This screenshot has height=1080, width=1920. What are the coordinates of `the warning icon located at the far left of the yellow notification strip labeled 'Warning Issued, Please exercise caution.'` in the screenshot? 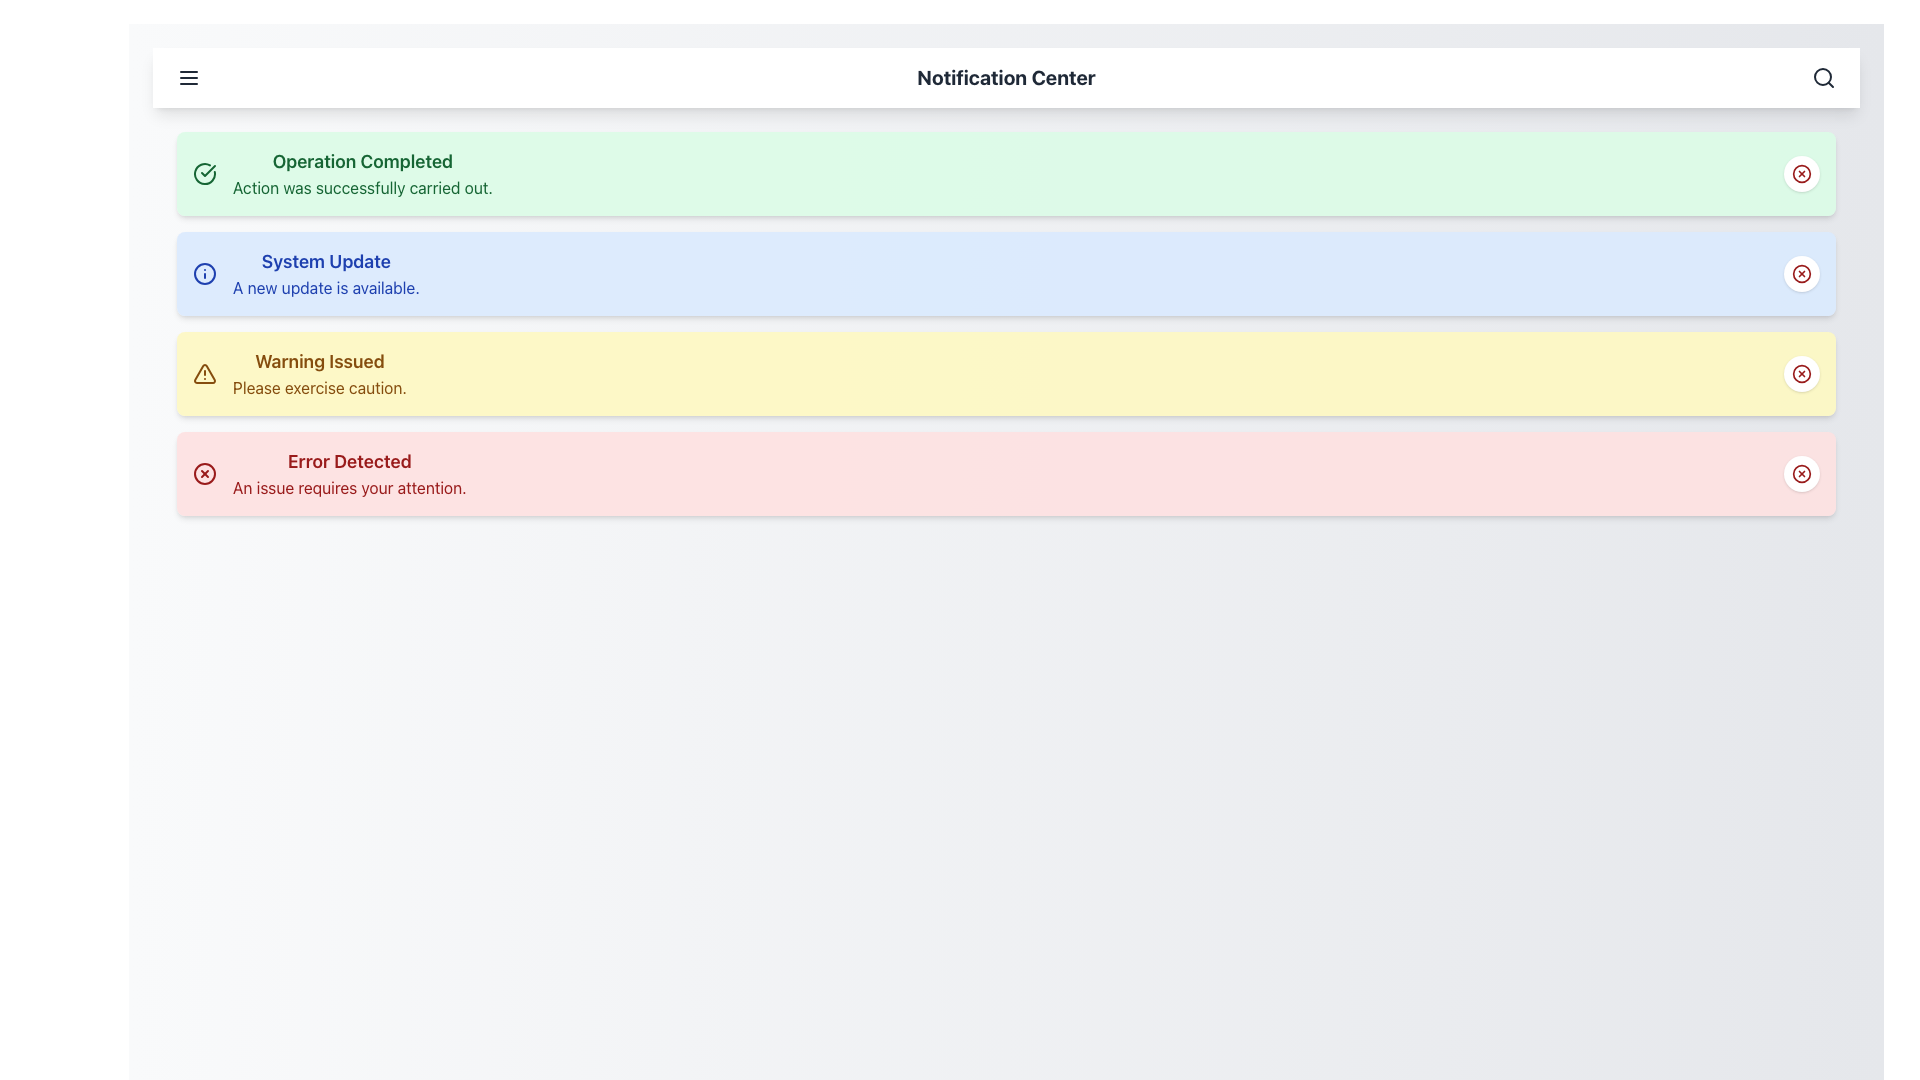 It's located at (205, 374).